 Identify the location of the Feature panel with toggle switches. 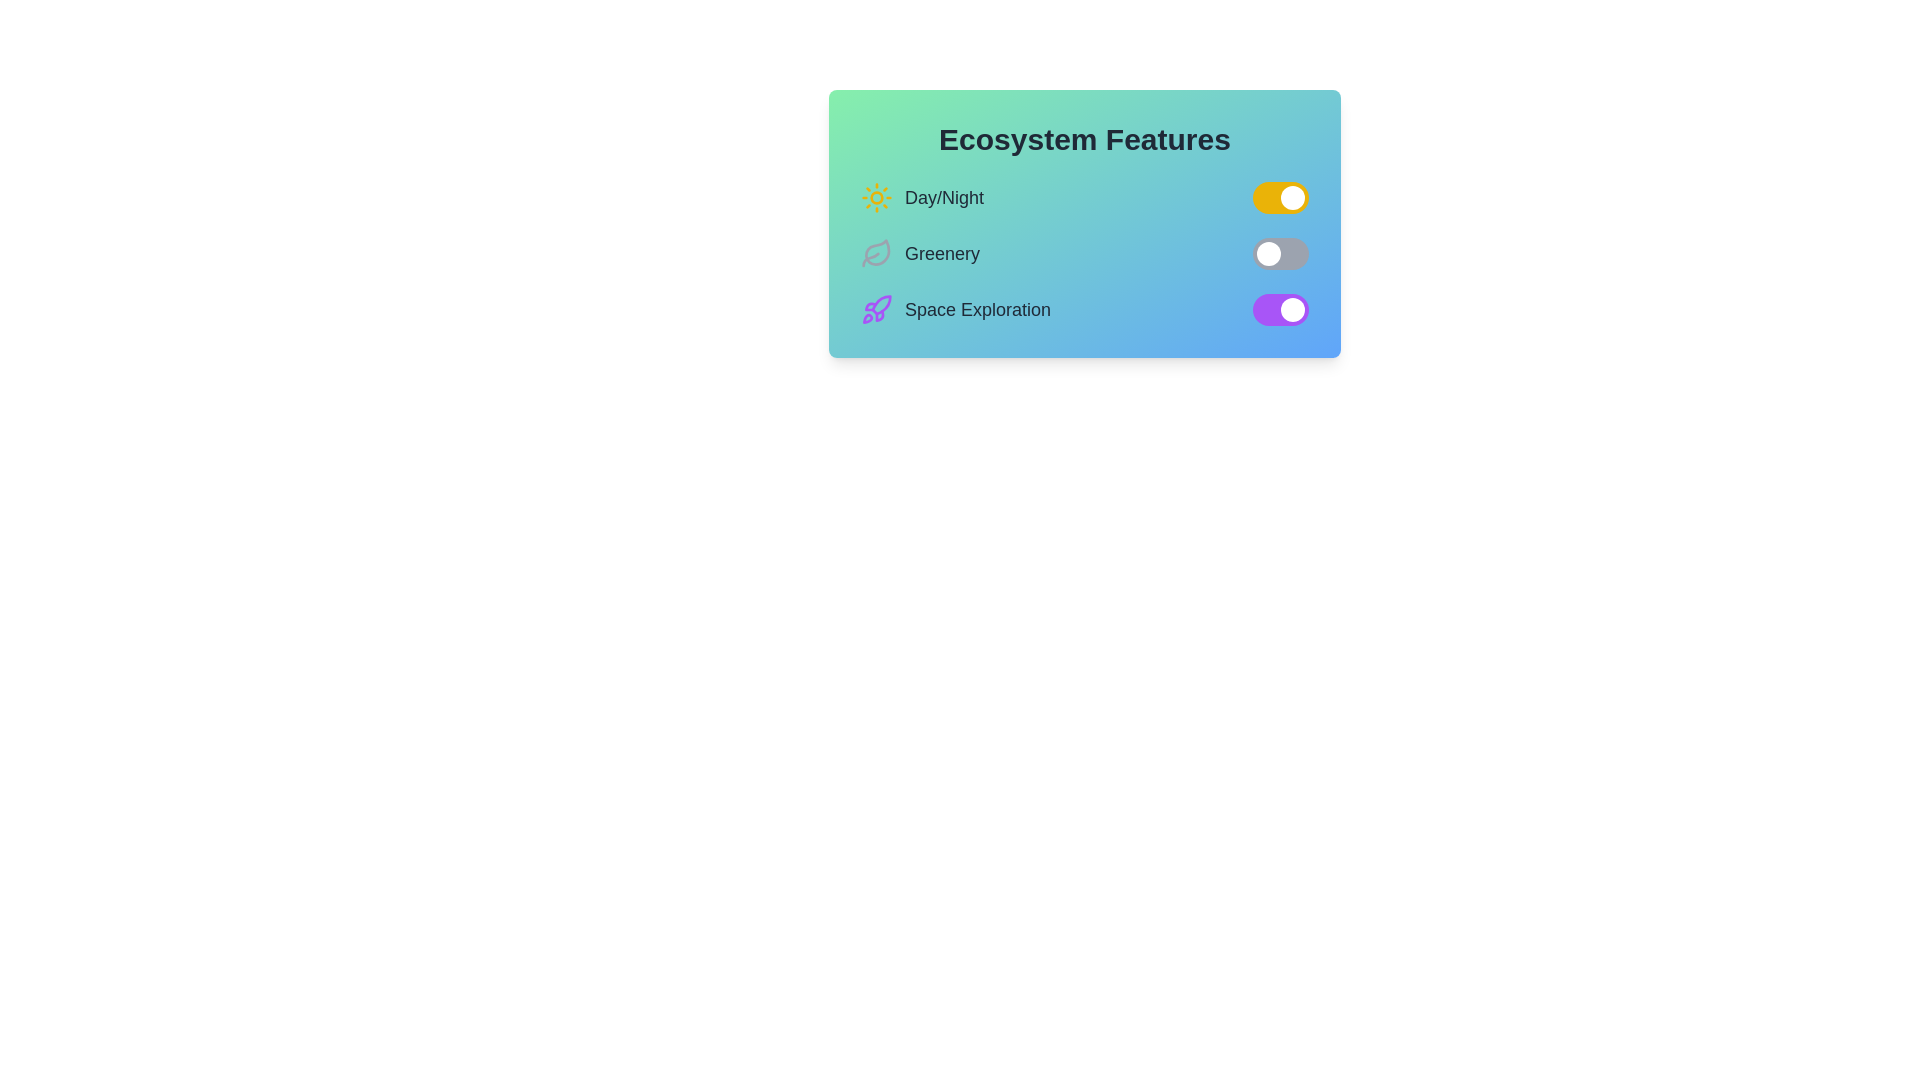
(1083, 223).